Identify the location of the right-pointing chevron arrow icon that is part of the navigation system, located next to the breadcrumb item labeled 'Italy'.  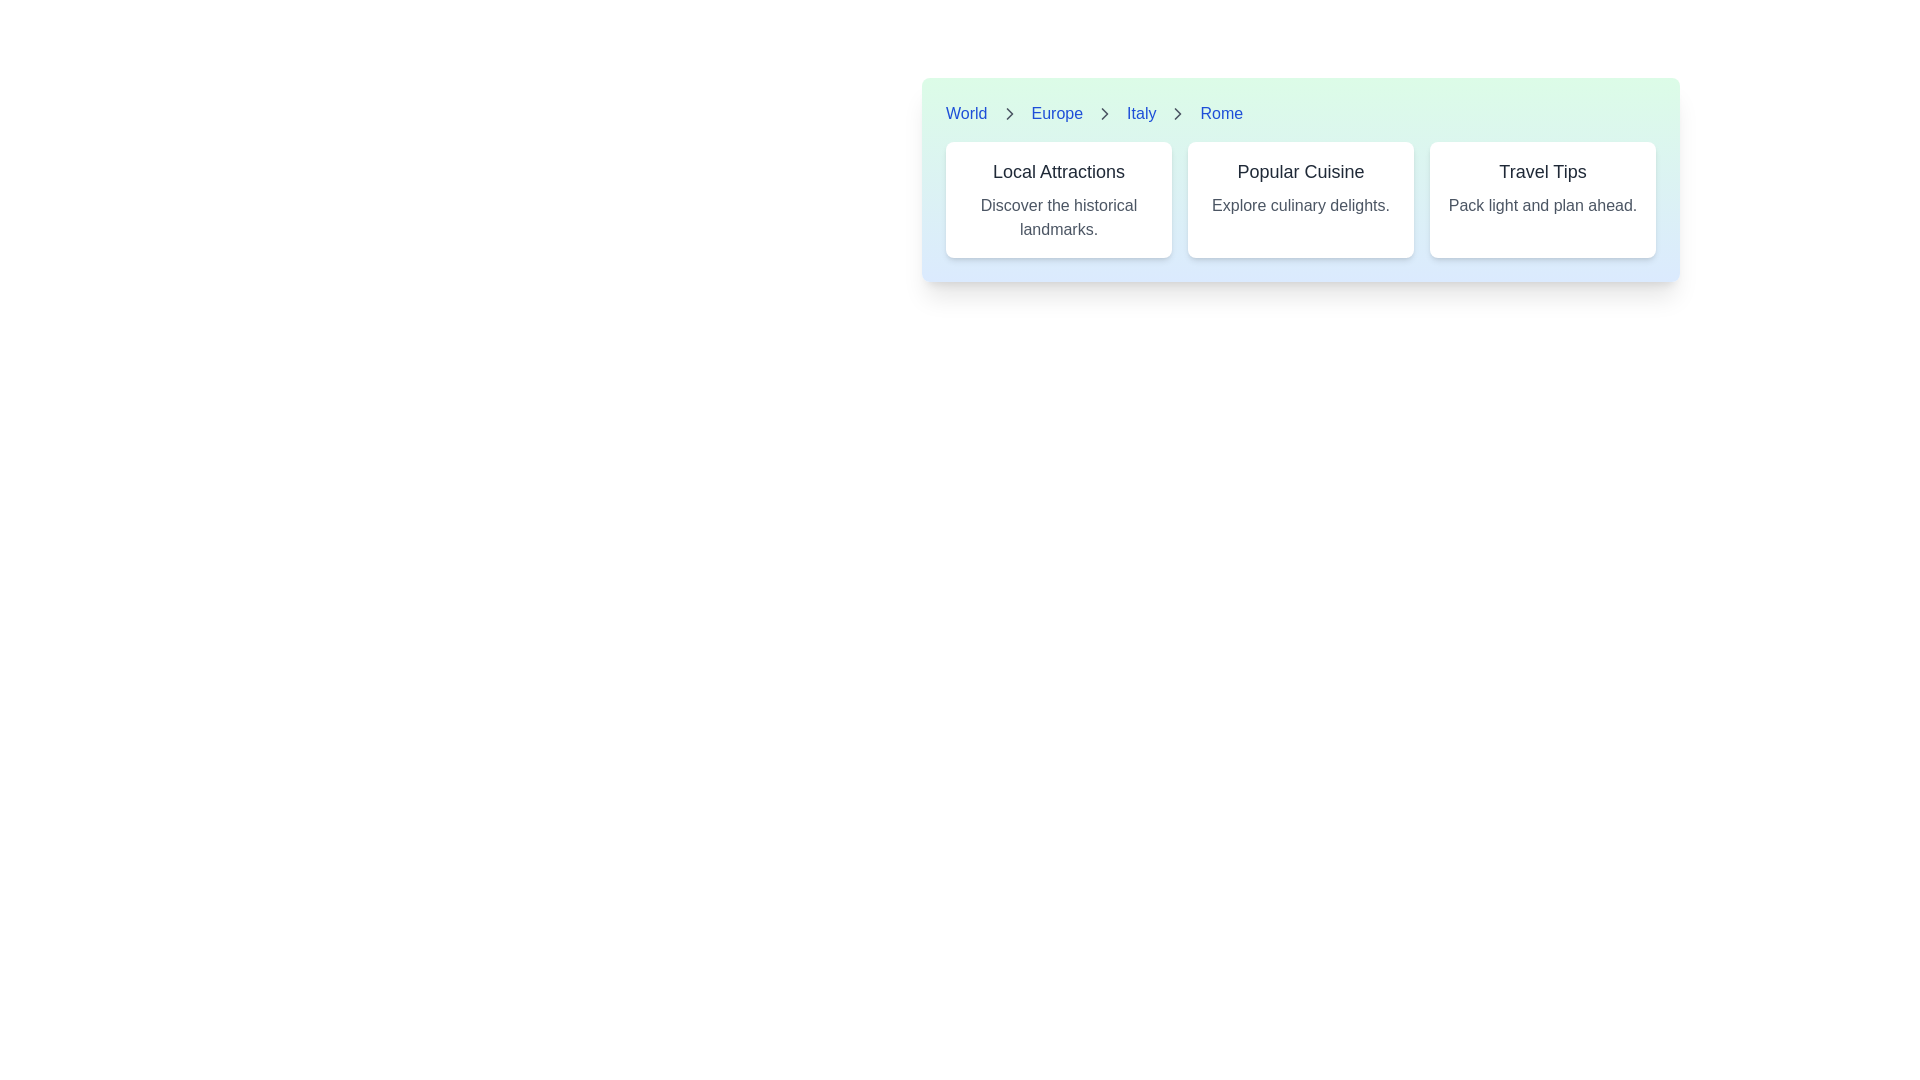
(1009, 114).